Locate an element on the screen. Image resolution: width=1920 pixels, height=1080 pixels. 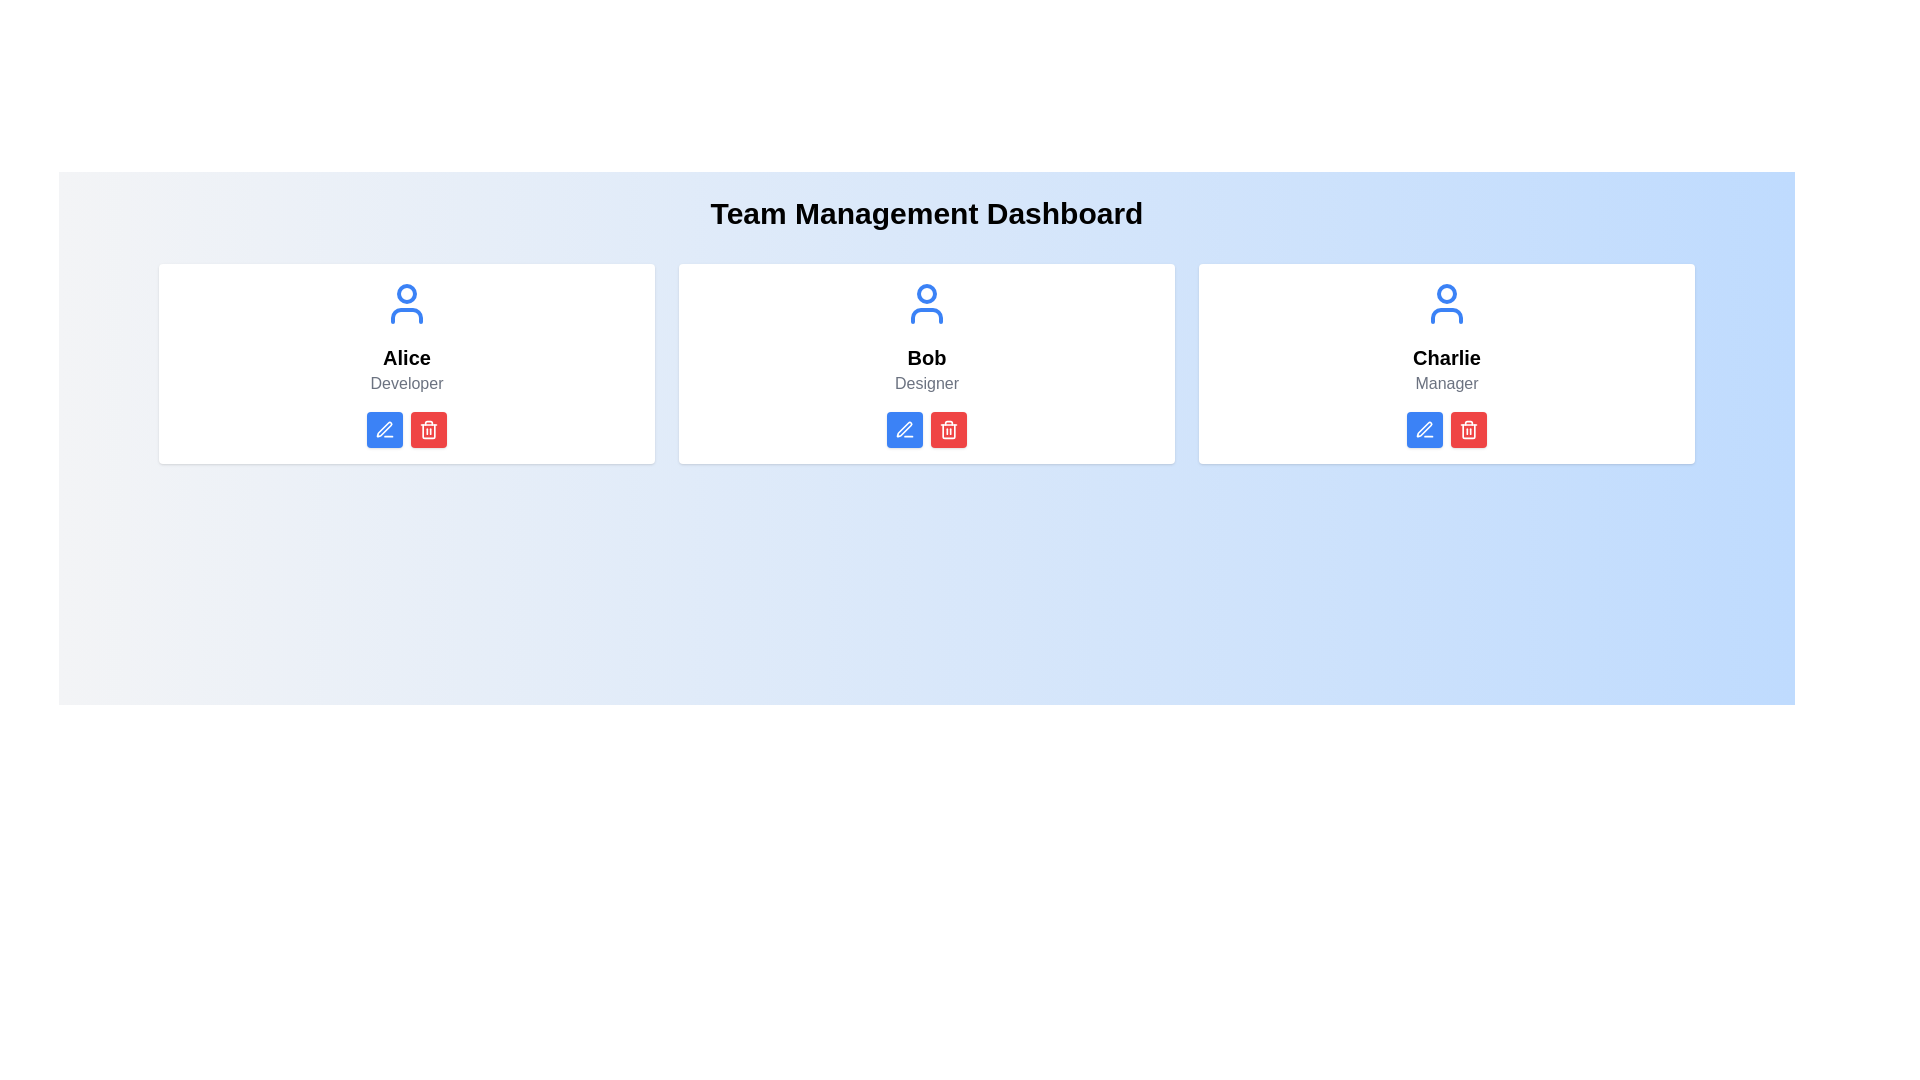
the profile icon for user 'Charlie' in the top-center of the card layout within the 'Team Management Dashboard' is located at coordinates (1446, 304).